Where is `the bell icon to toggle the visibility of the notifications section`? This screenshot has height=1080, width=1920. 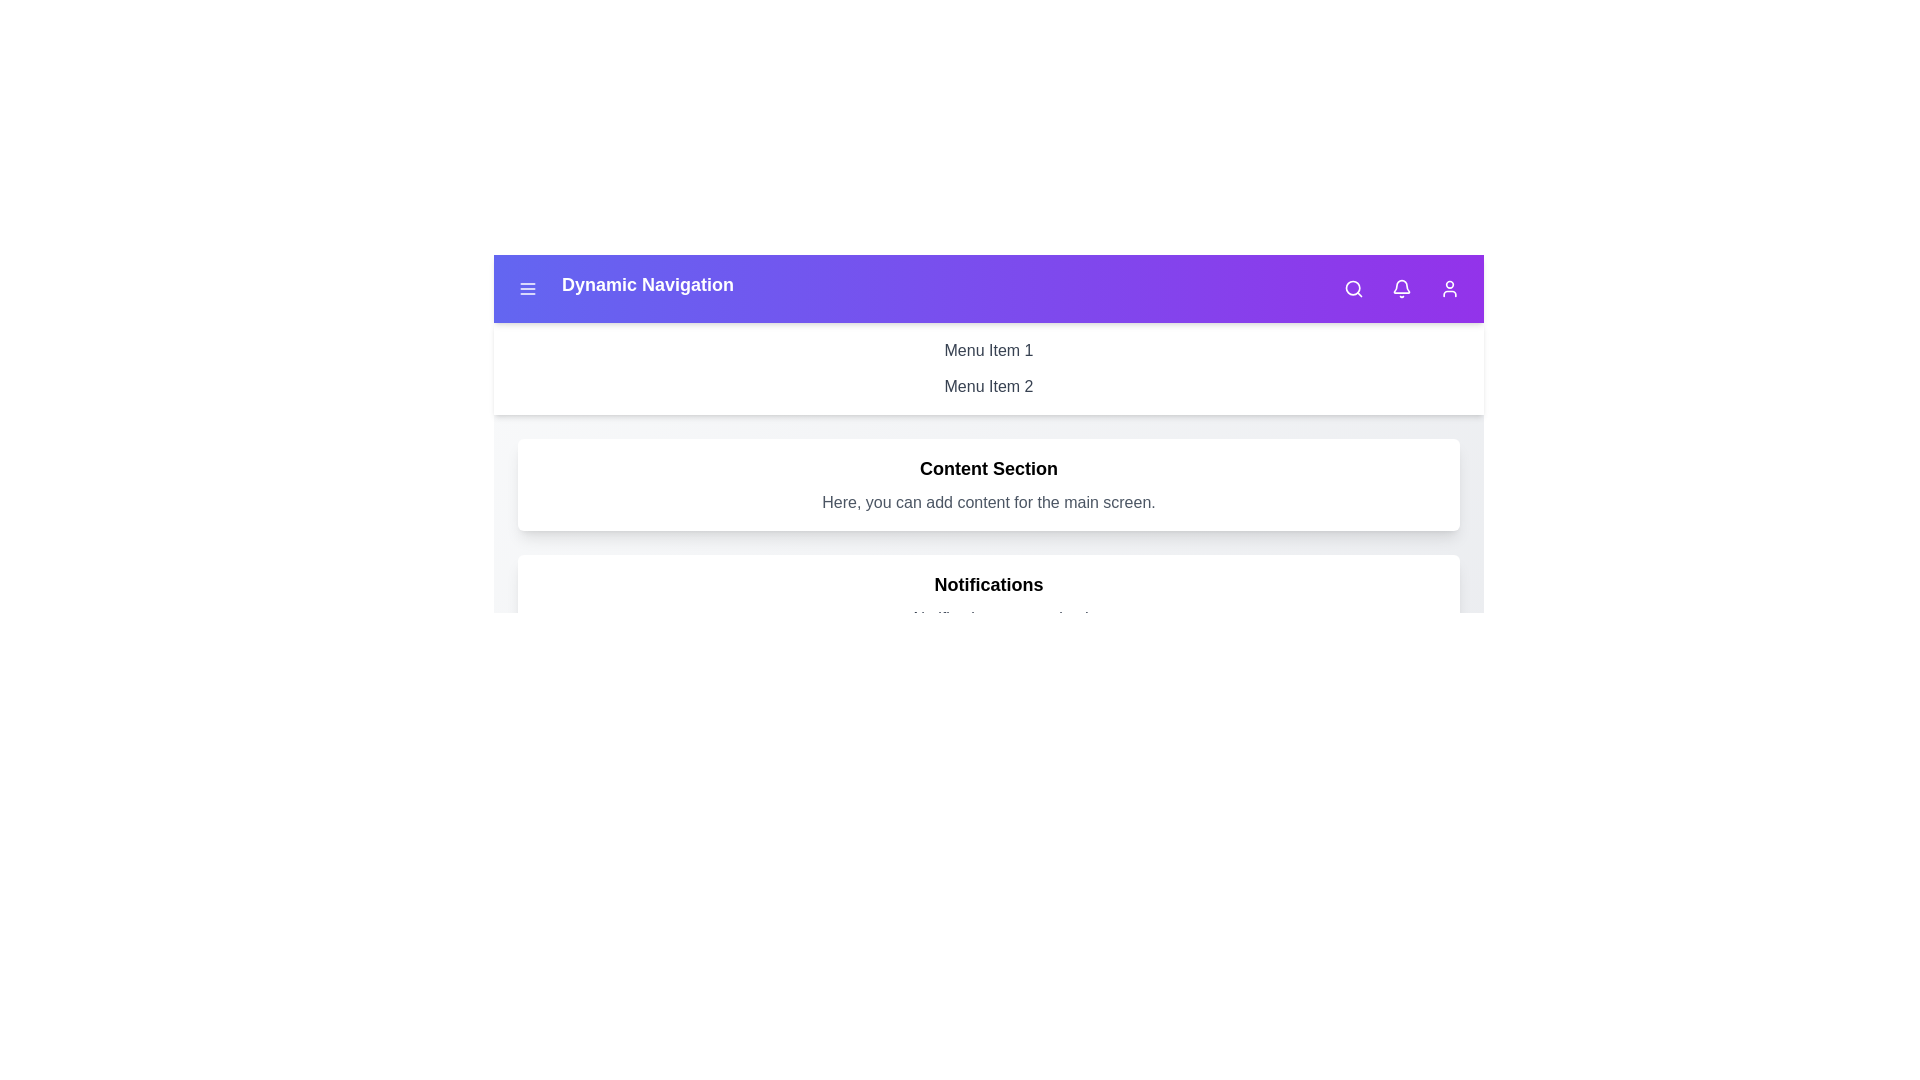
the bell icon to toggle the visibility of the notifications section is located at coordinates (1400, 289).